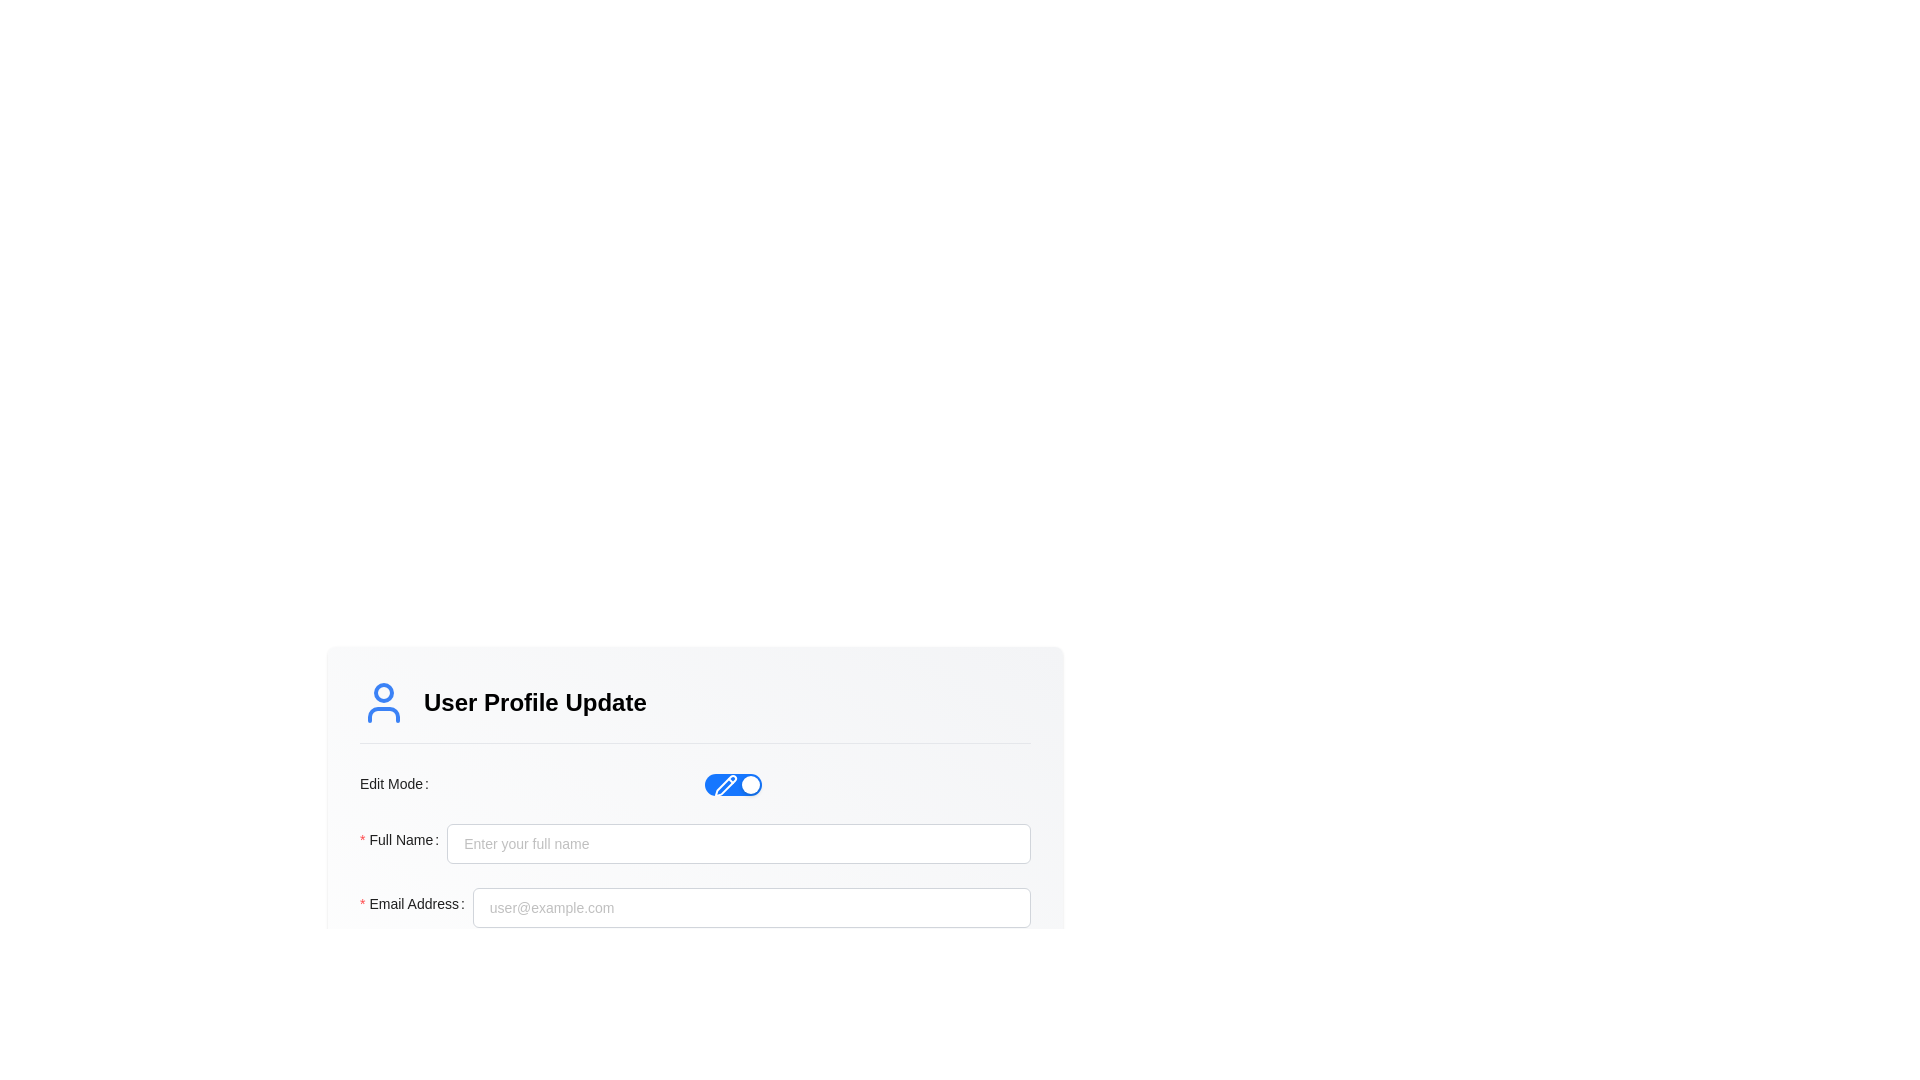 The height and width of the screenshot is (1080, 1920). What do you see at coordinates (733, 782) in the screenshot?
I see `the toggle switch located to the right of the 'Edit Mode' label in the user profile update form` at bounding box center [733, 782].